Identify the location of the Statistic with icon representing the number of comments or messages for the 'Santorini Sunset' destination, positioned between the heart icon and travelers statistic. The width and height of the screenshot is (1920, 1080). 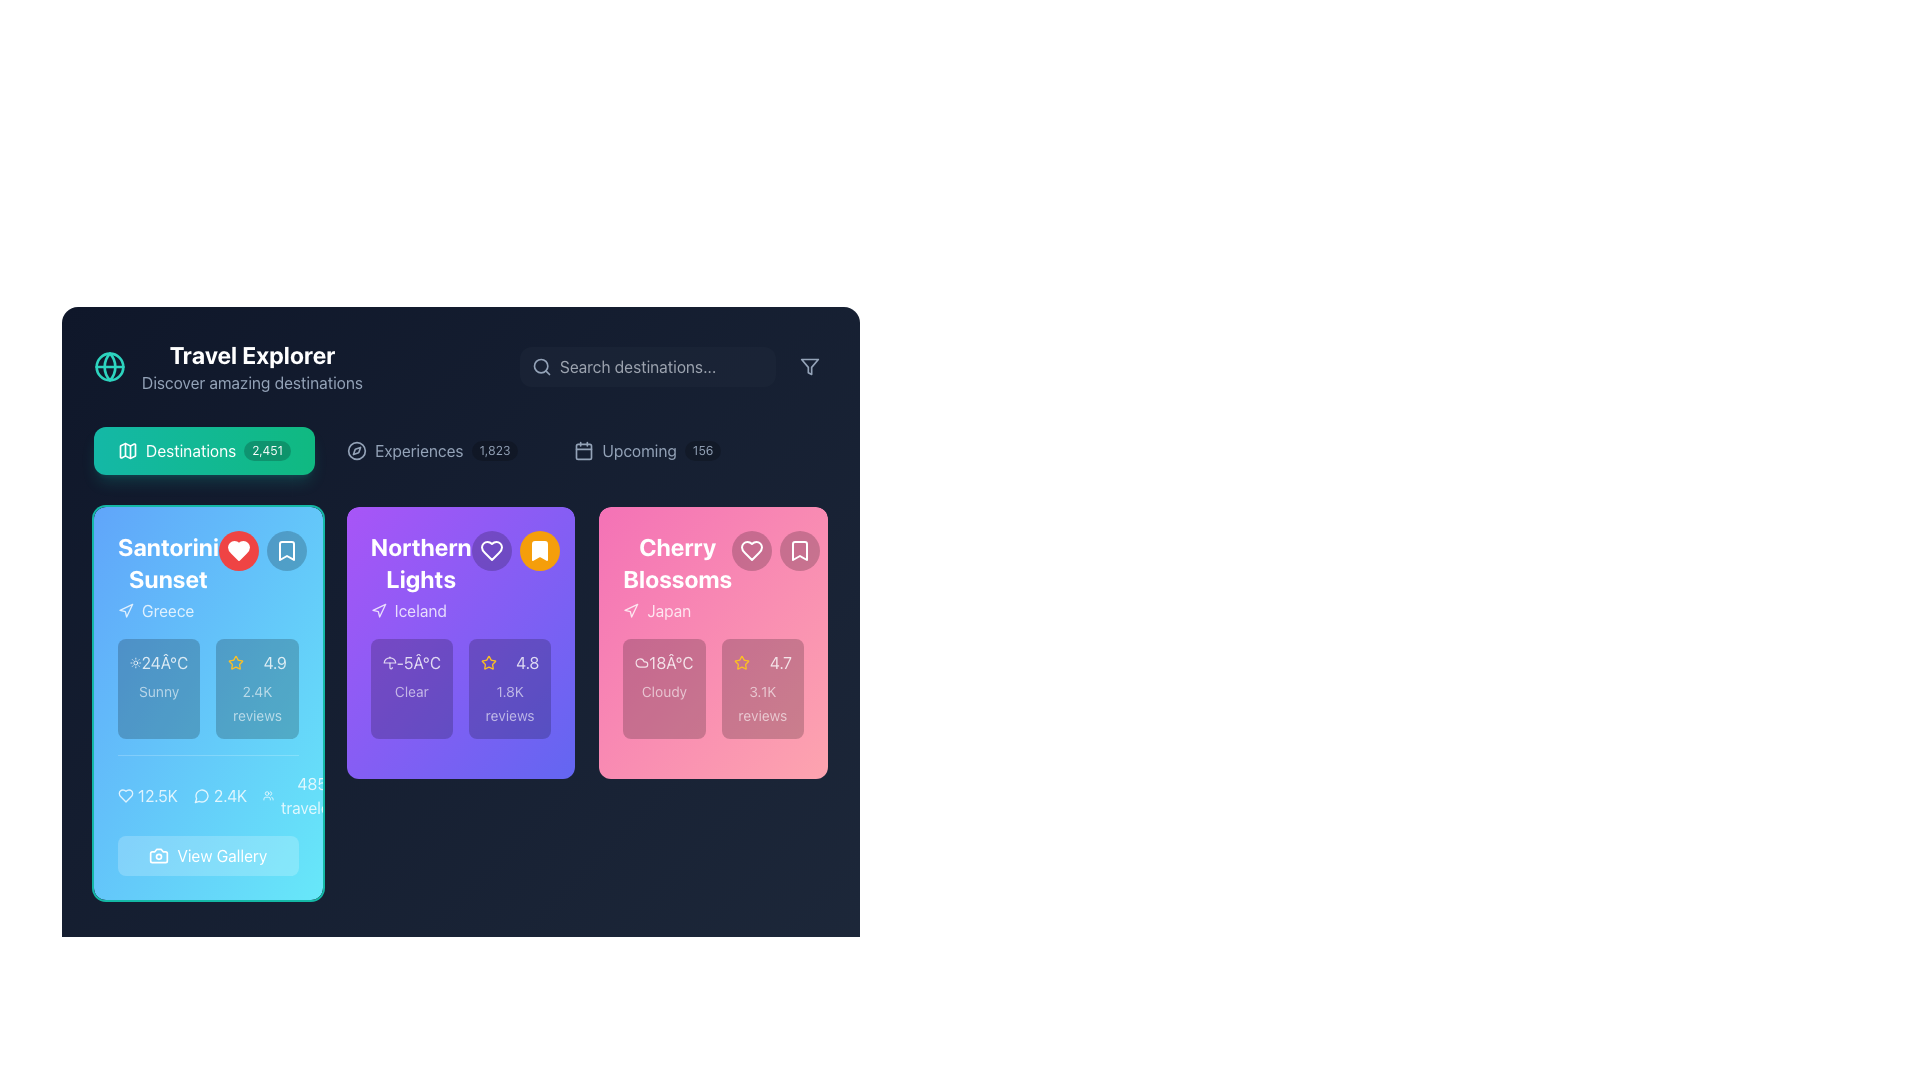
(220, 794).